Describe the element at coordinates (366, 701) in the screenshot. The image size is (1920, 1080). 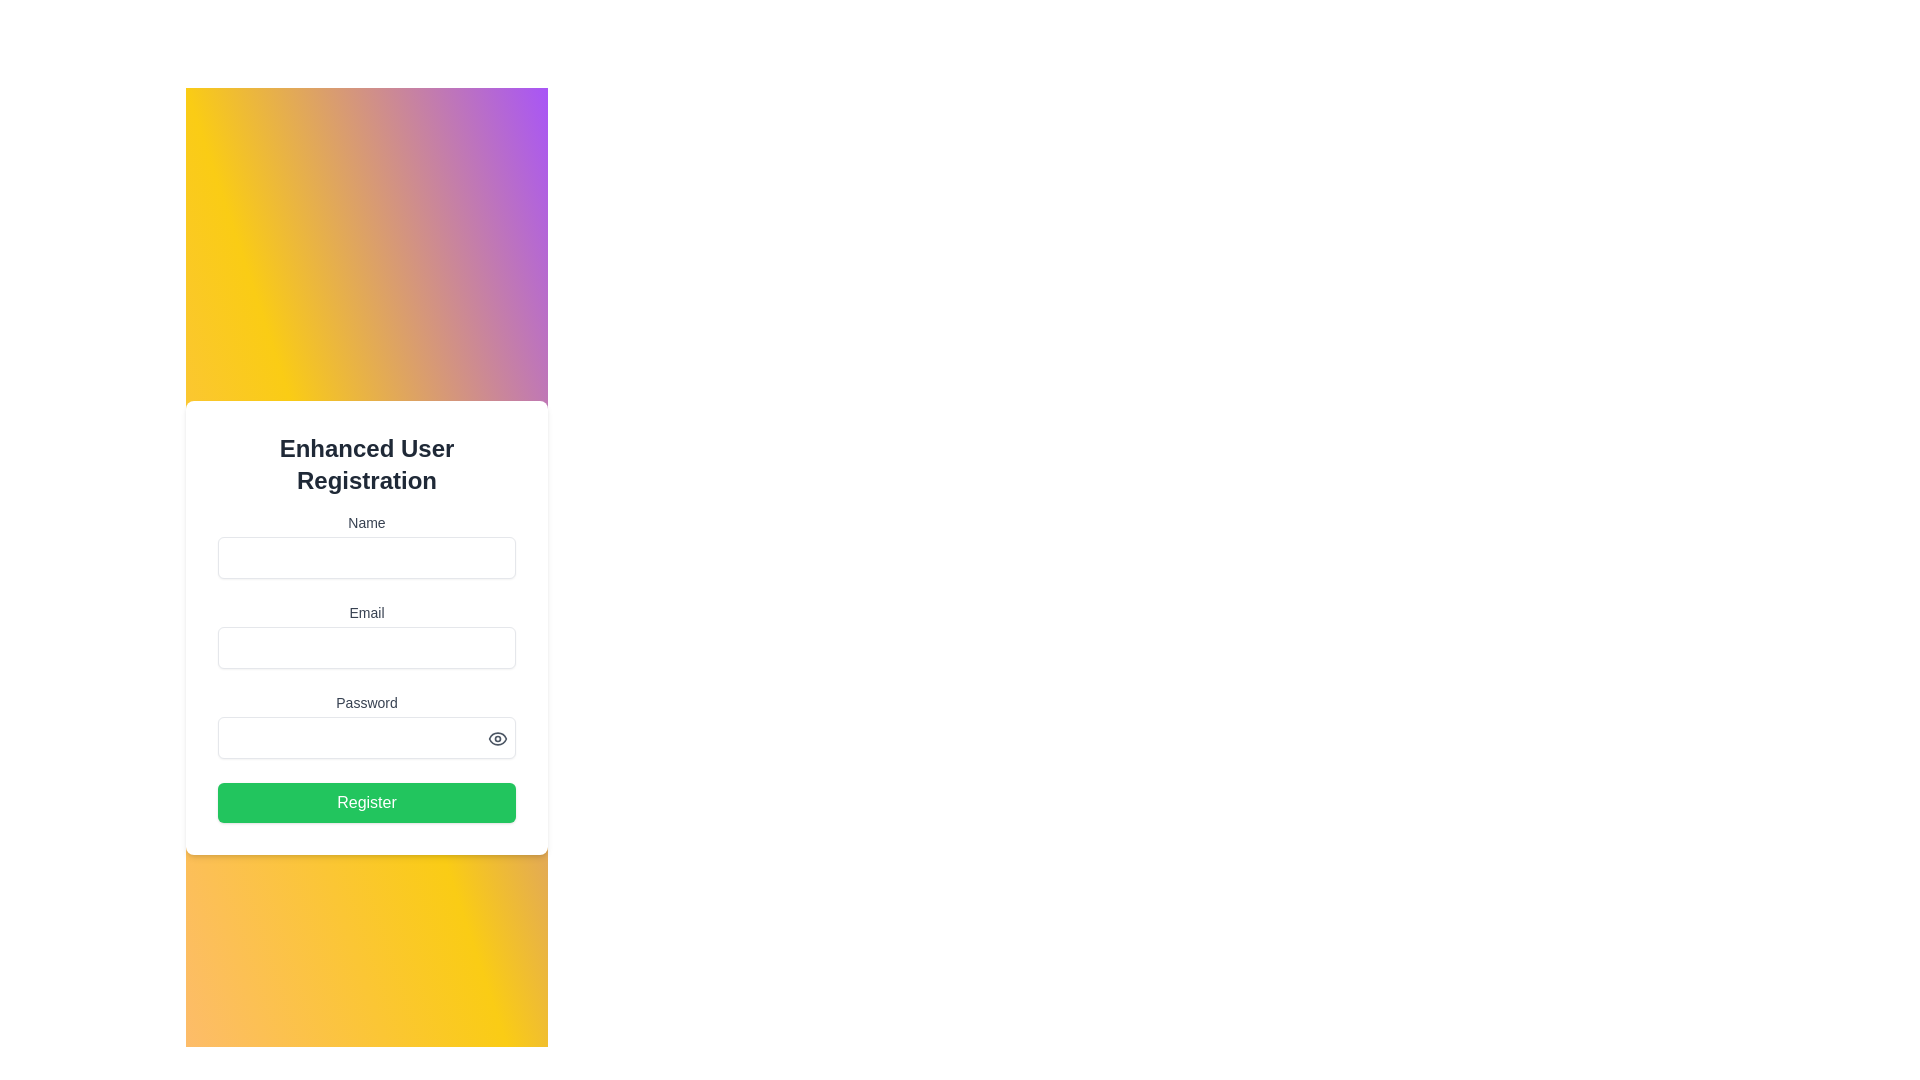
I see `the 'Password' text label located above the password input field in the form interface` at that location.